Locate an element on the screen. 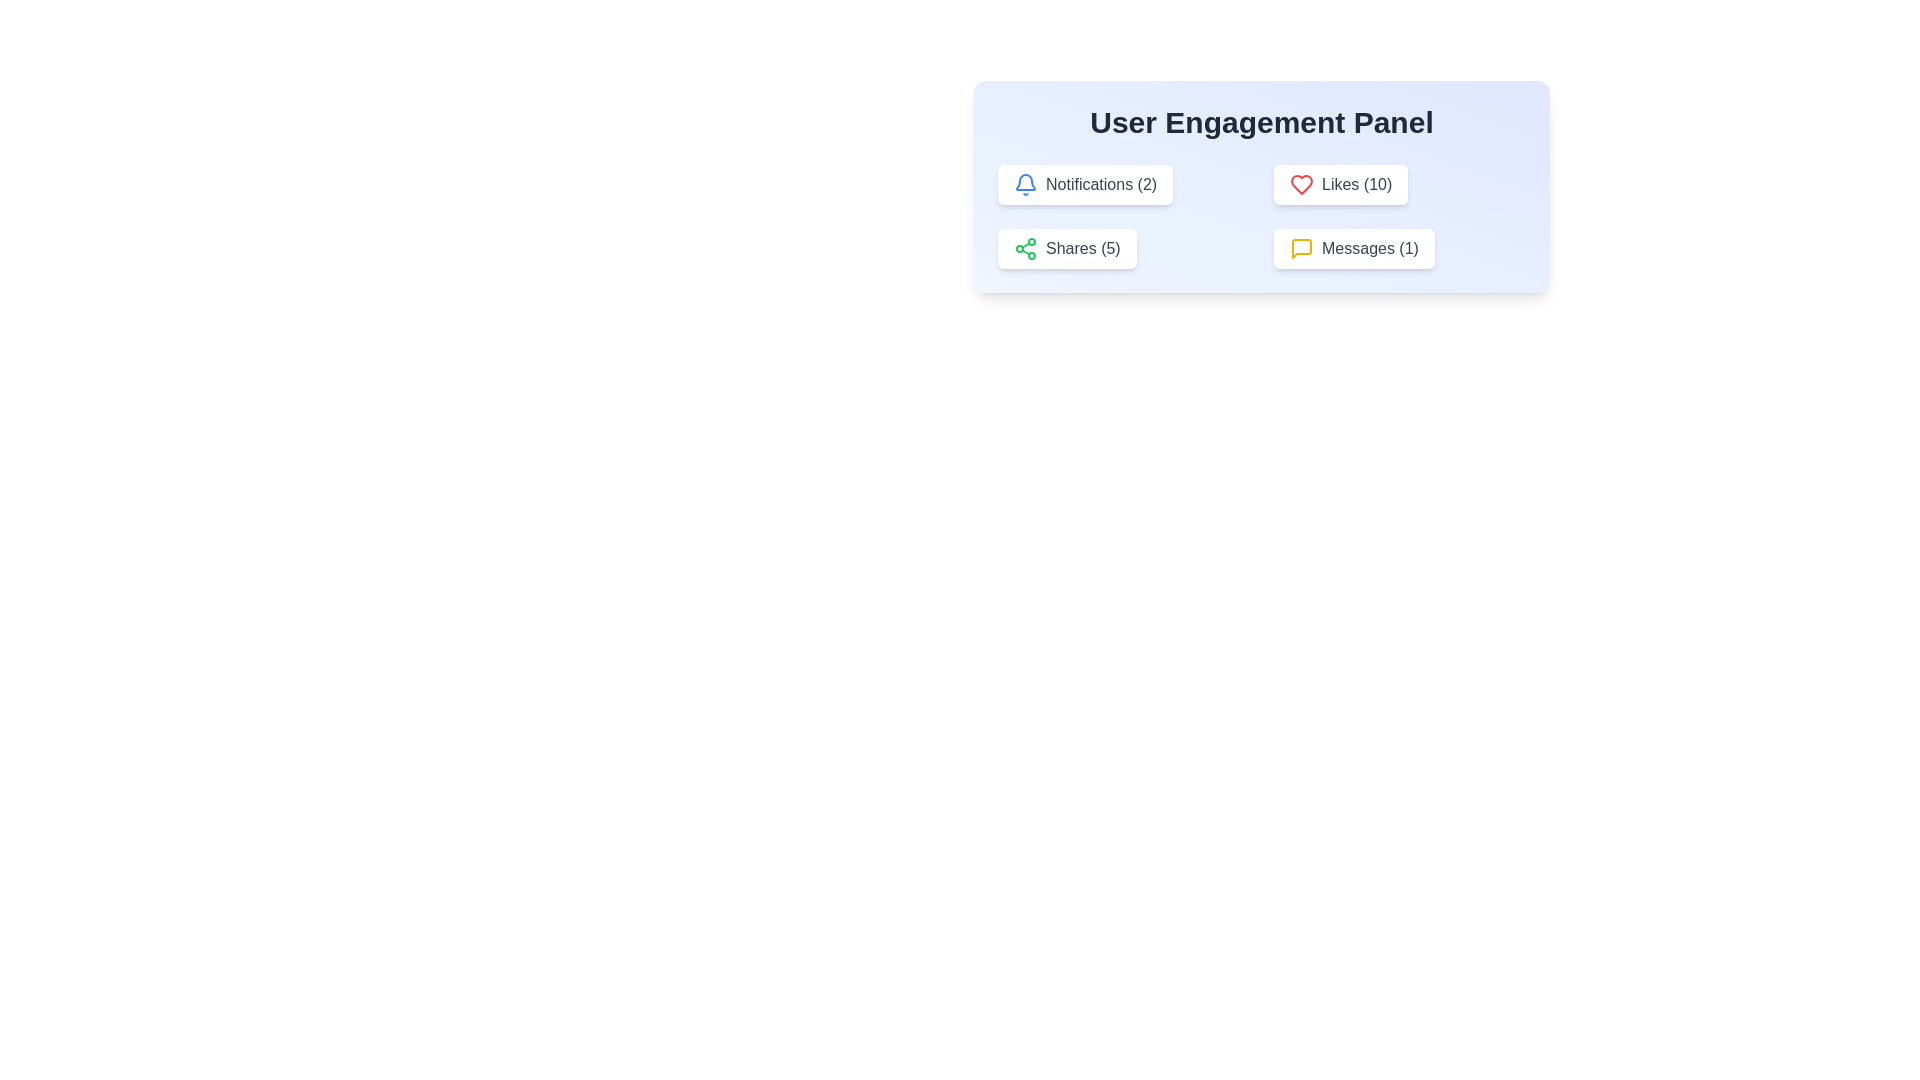 This screenshot has height=1080, width=1920. text content of the 'Notifications (2)' label located in the User Engagement Panel, which is positioned to the right of the blue bell icon is located at coordinates (1100, 185).